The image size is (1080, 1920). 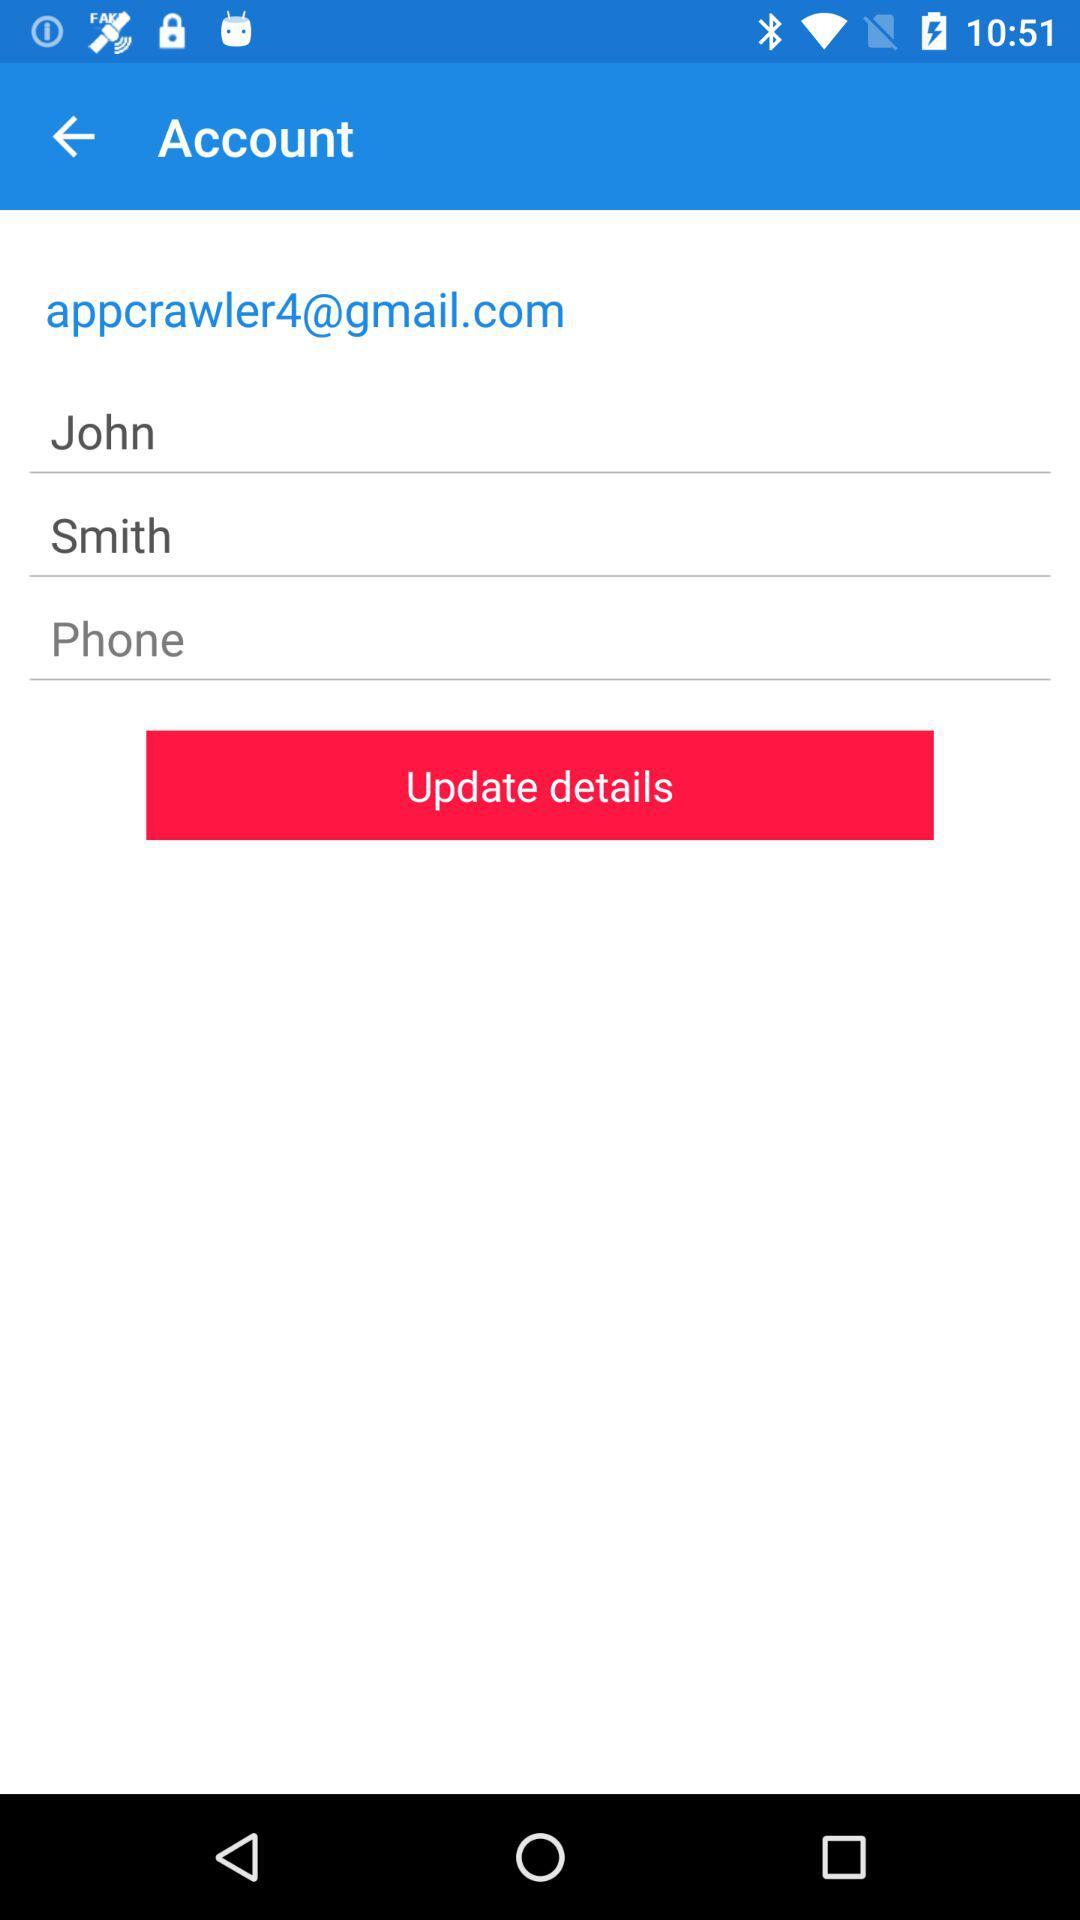 What do you see at coordinates (72, 135) in the screenshot?
I see `the item to the left of the account item` at bounding box center [72, 135].